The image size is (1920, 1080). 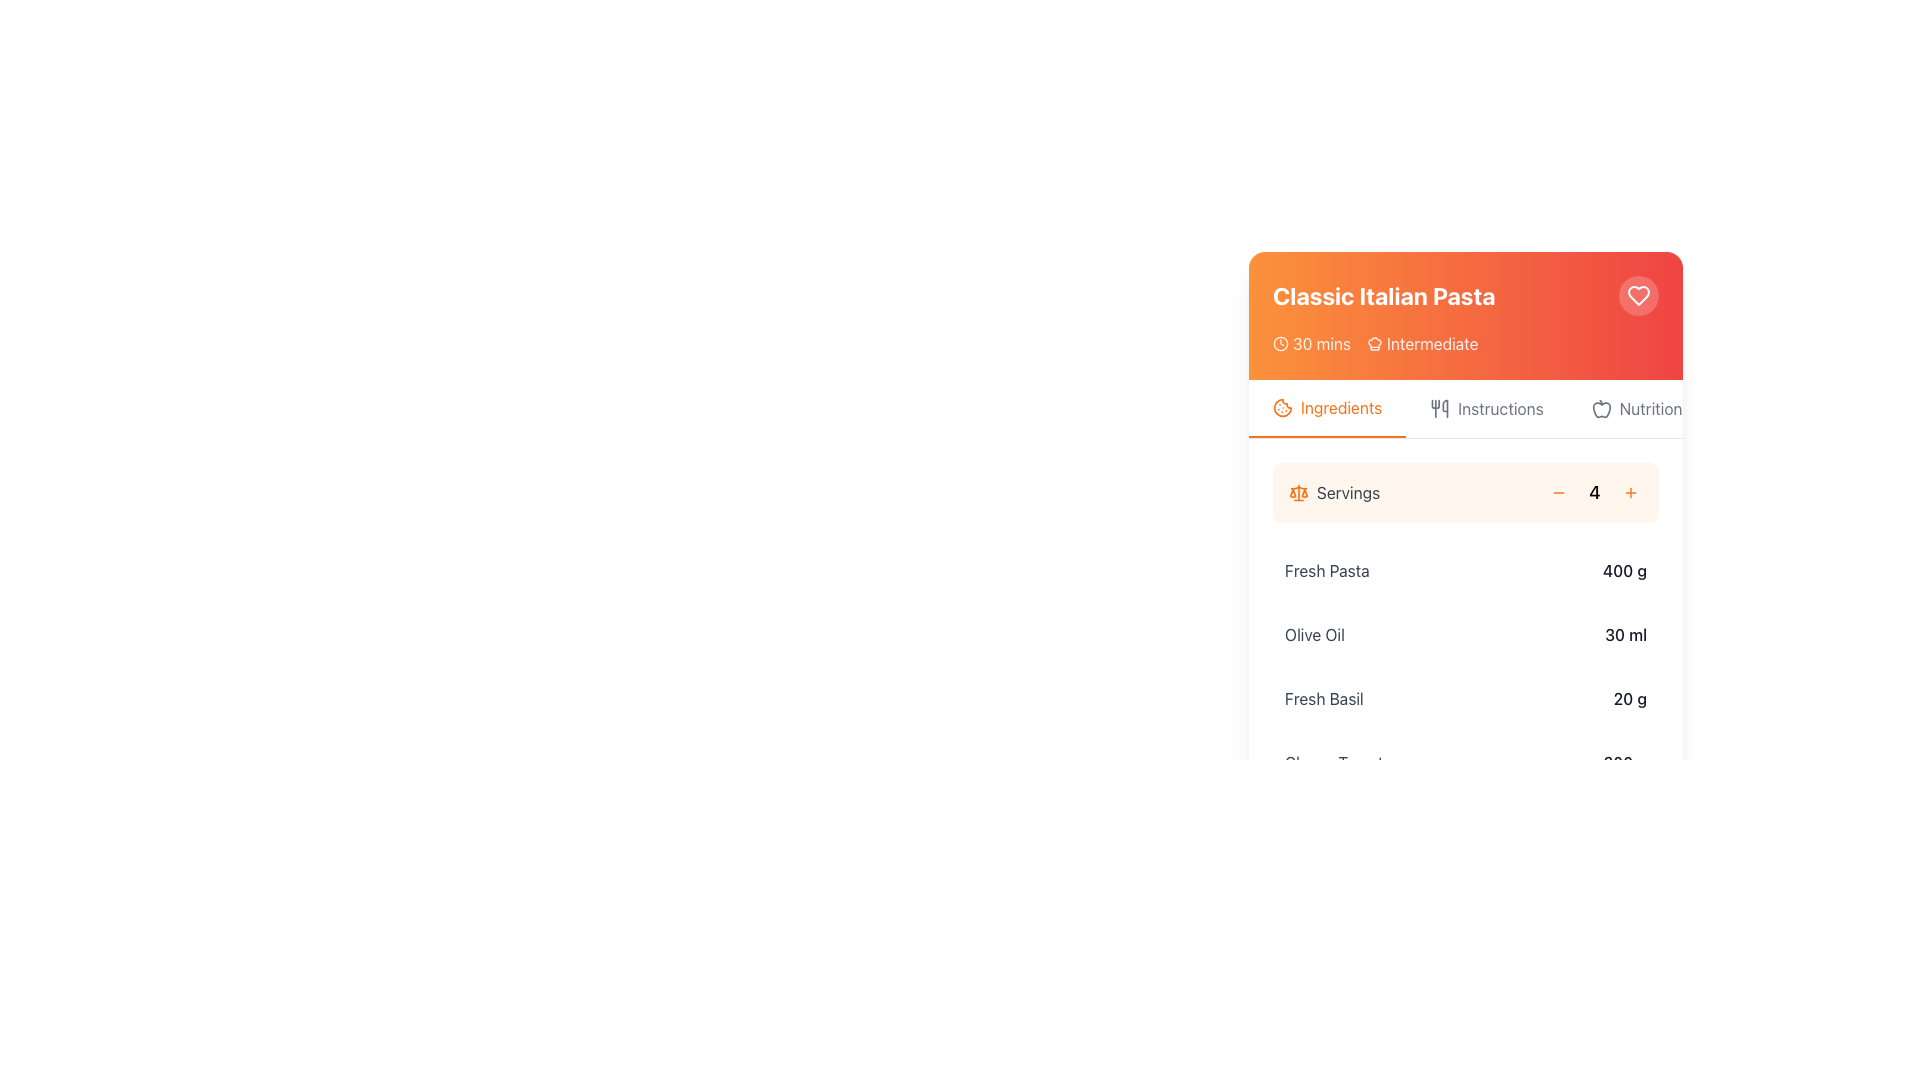 I want to click on the 'Nutrition' tab in the navigation menu, so click(x=1651, y=407).